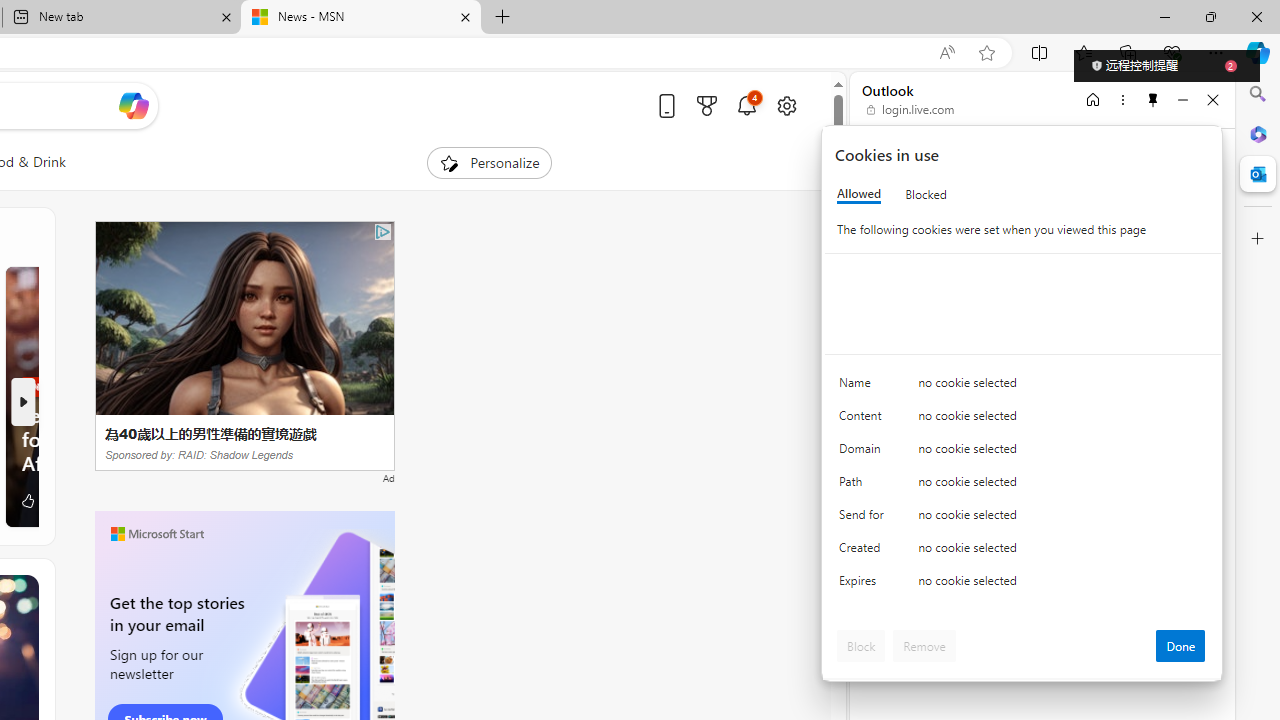 This screenshot has width=1280, height=720. I want to click on 'Created', so click(865, 552).